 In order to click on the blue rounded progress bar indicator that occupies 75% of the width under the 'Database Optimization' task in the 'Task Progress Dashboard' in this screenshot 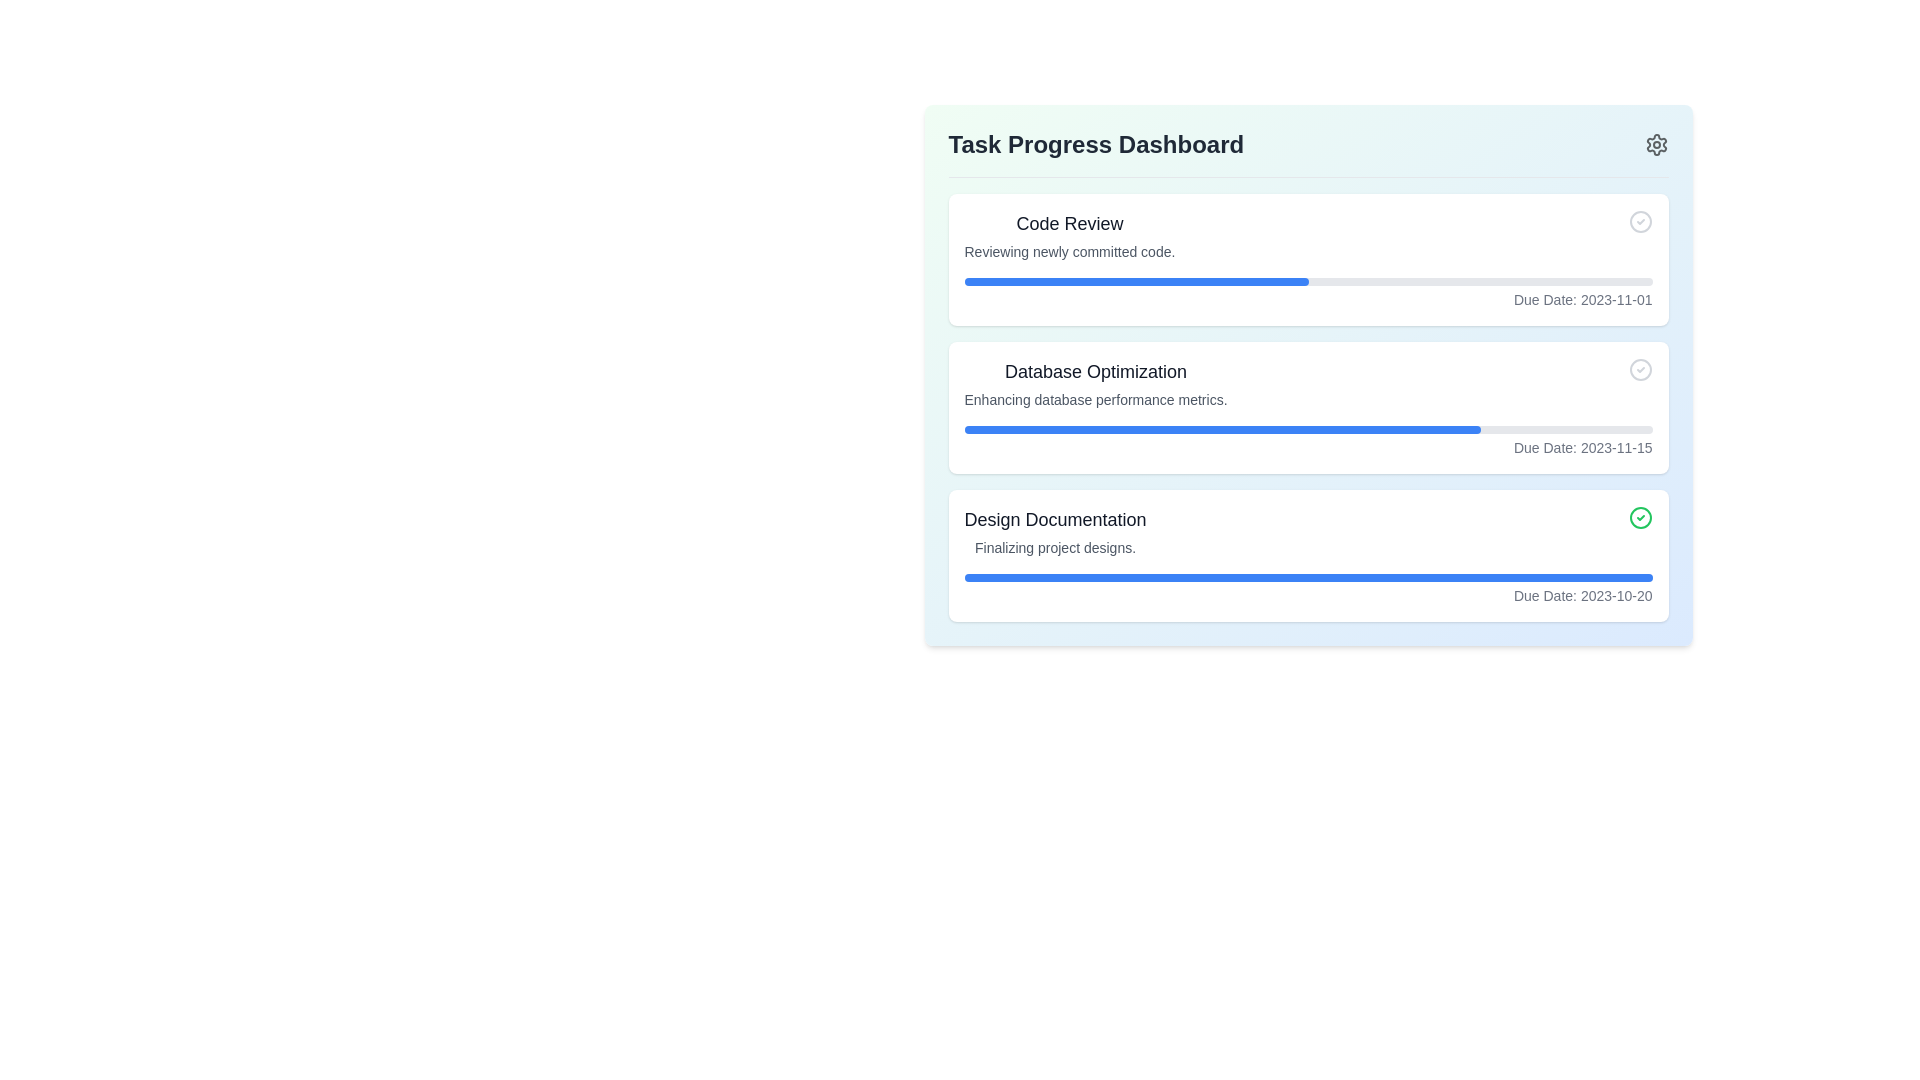, I will do `click(1221, 428)`.